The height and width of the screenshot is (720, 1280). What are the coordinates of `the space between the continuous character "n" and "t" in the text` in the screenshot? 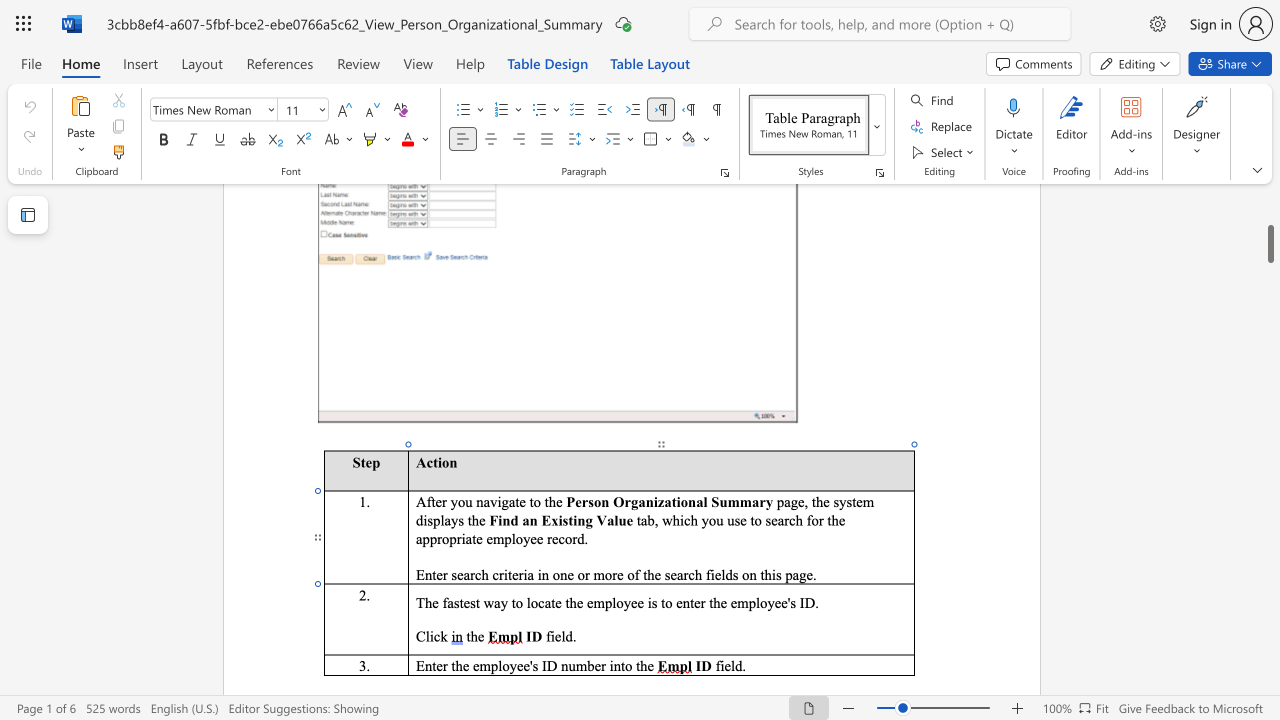 It's located at (689, 601).